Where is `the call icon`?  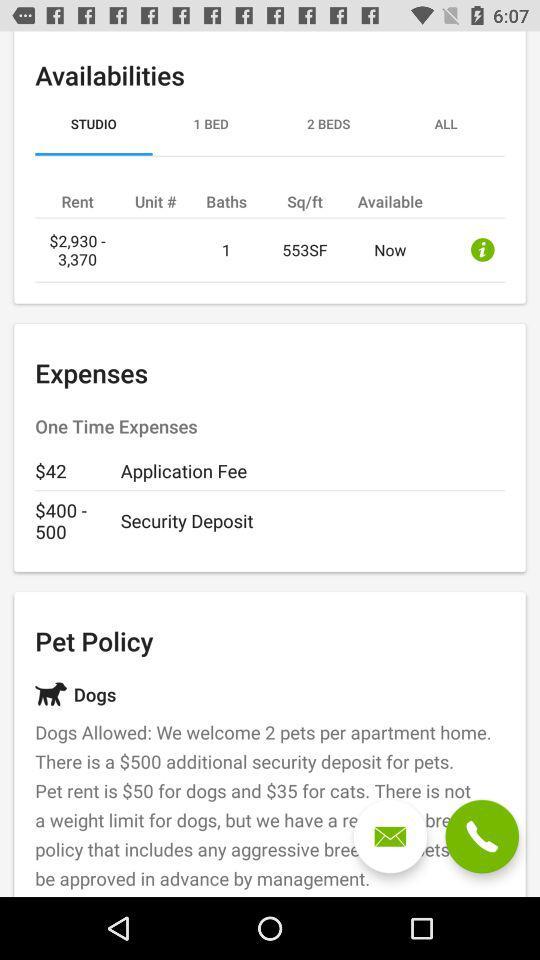
the call icon is located at coordinates (481, 836).